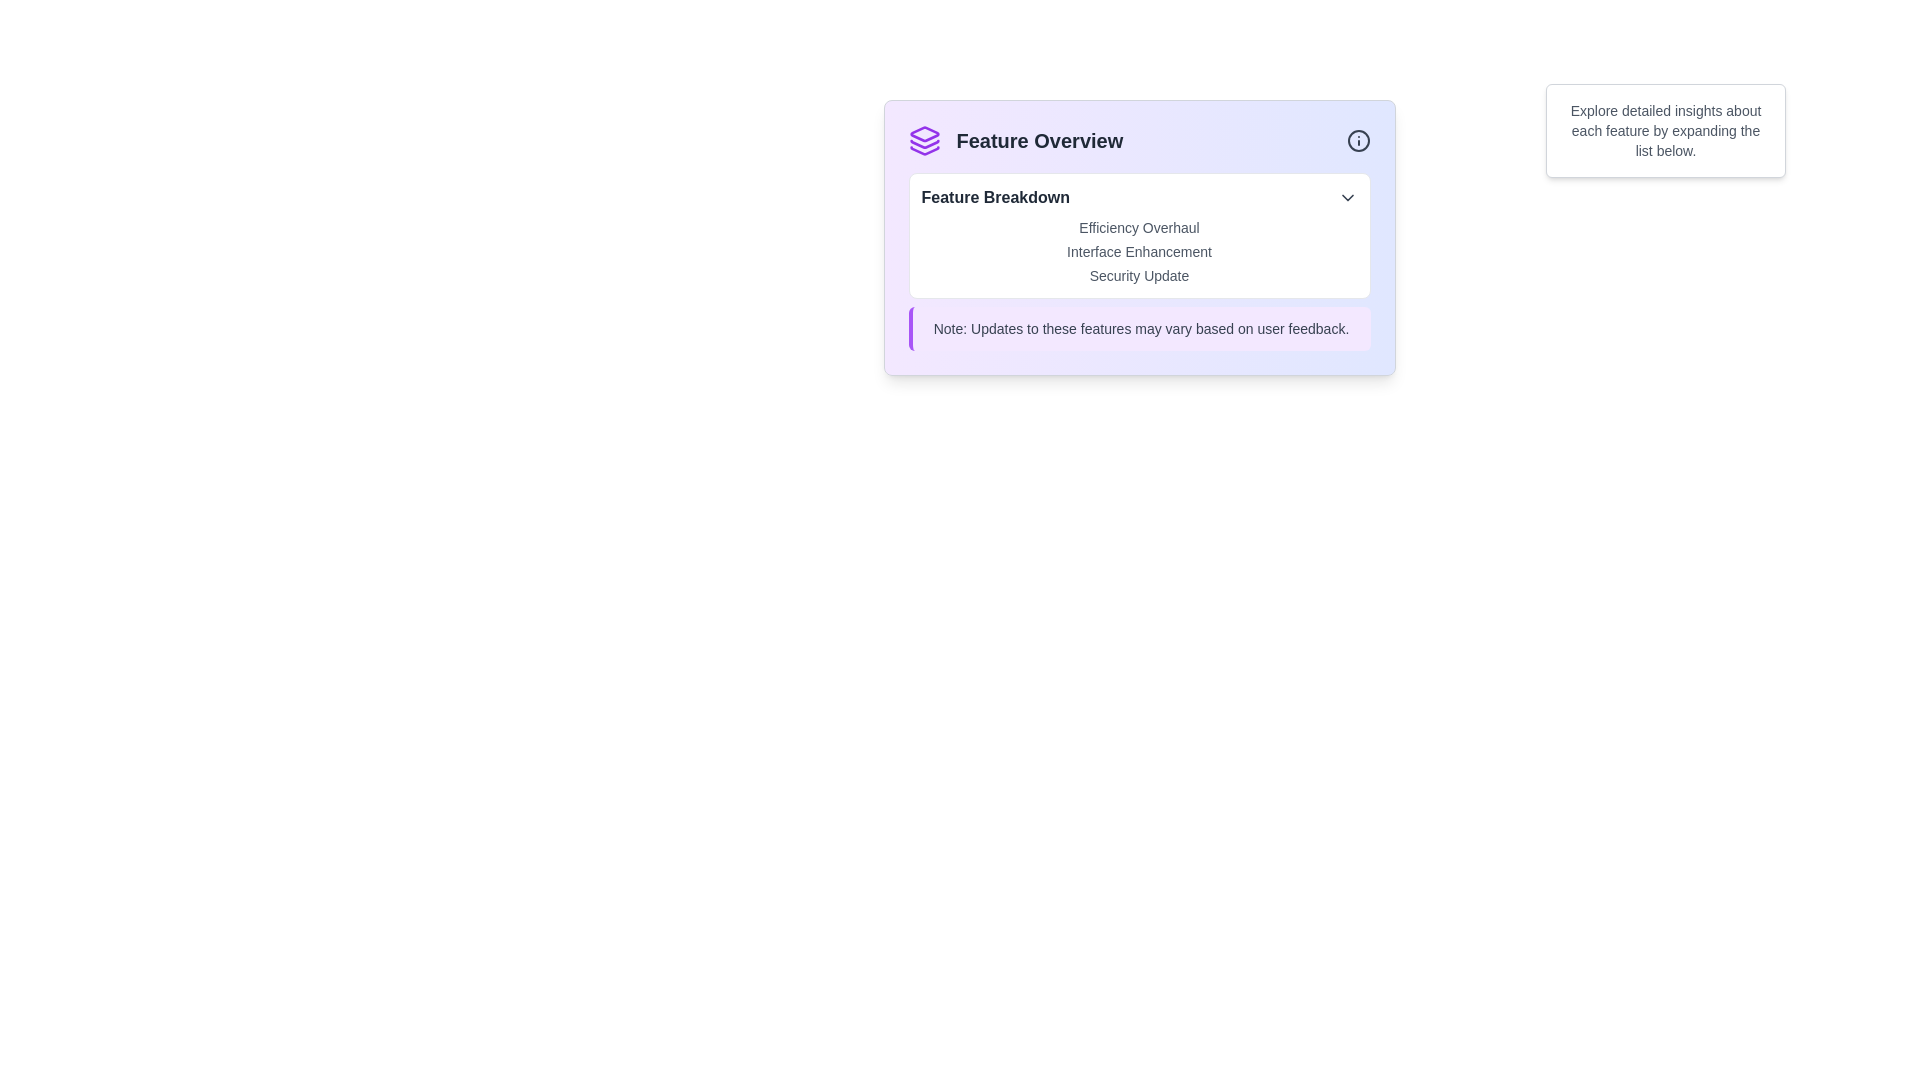  What do you see at coordinates (1139, 250) in the screenshot?
I see `the Text display field for feature updates located under the 'Feature Breakdown' section` at bounding box center [1139, 250].